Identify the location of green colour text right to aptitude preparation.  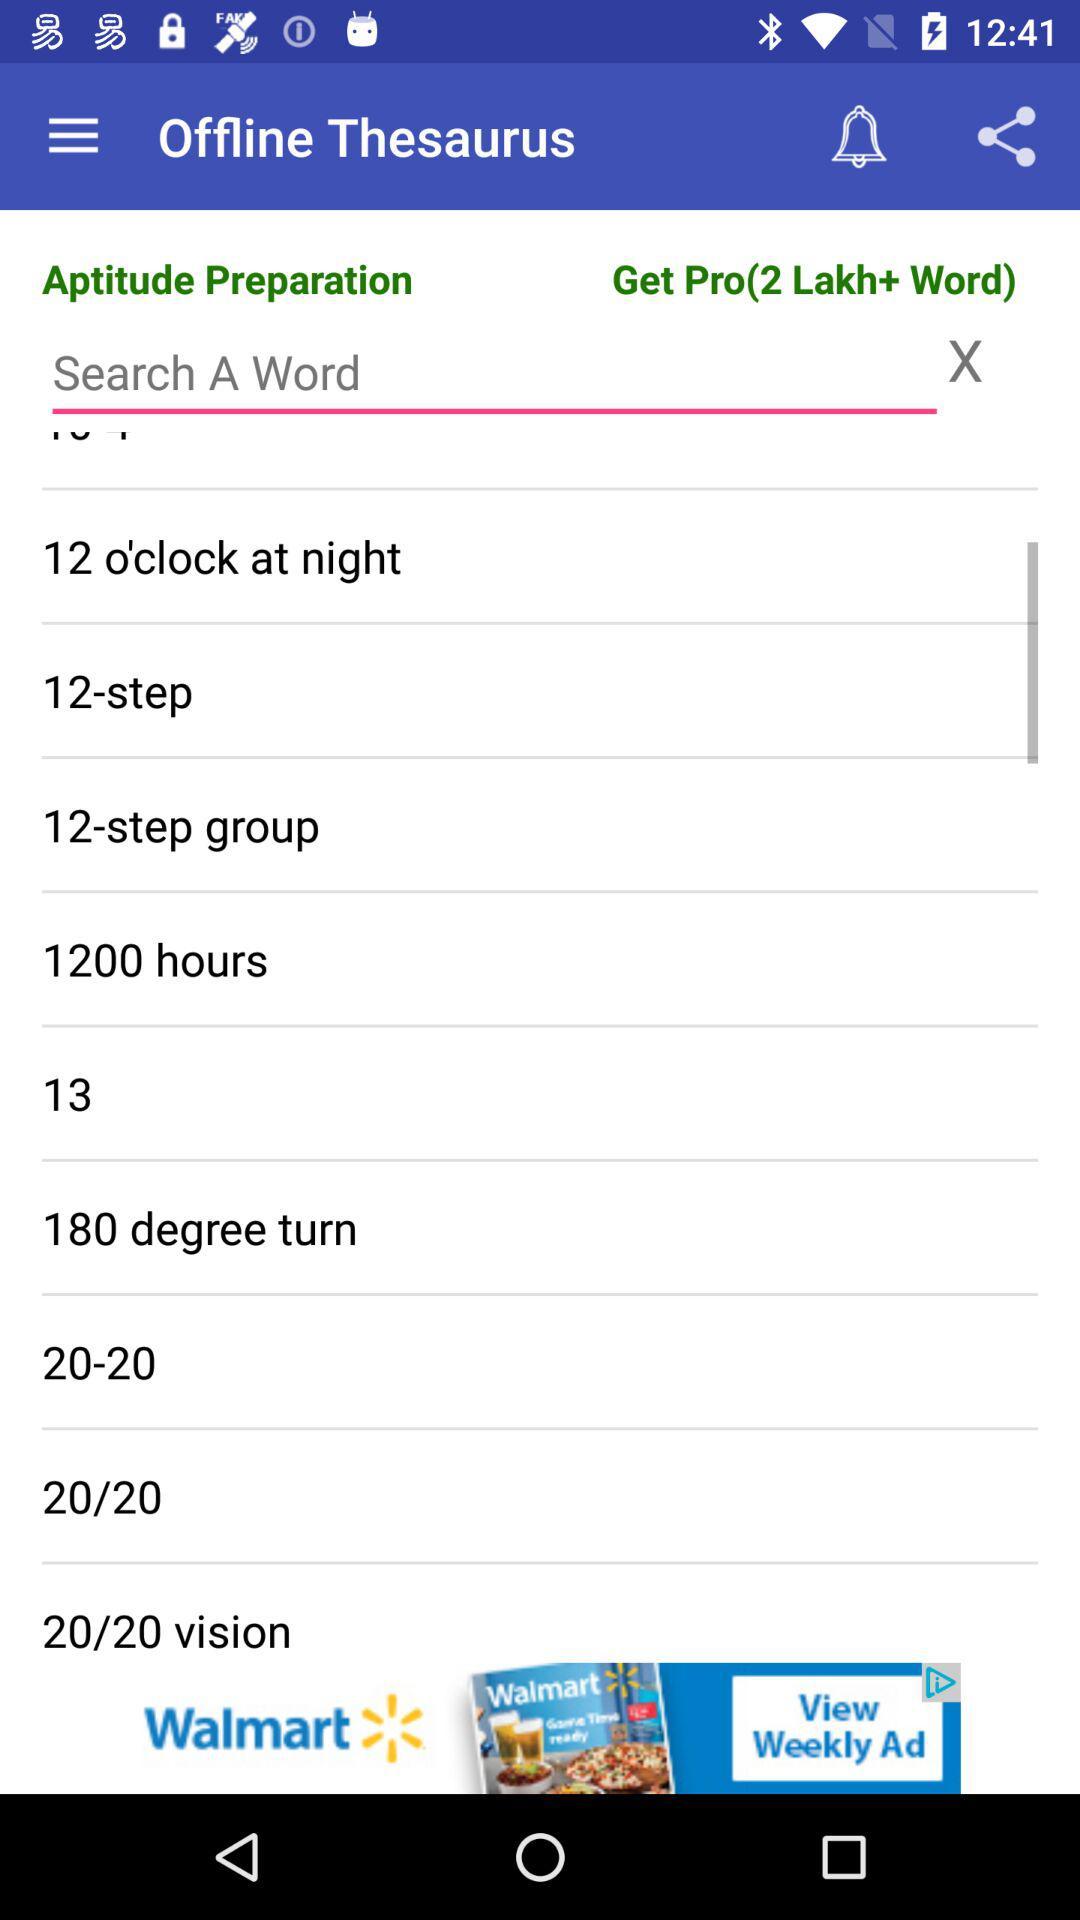
(814, 277).